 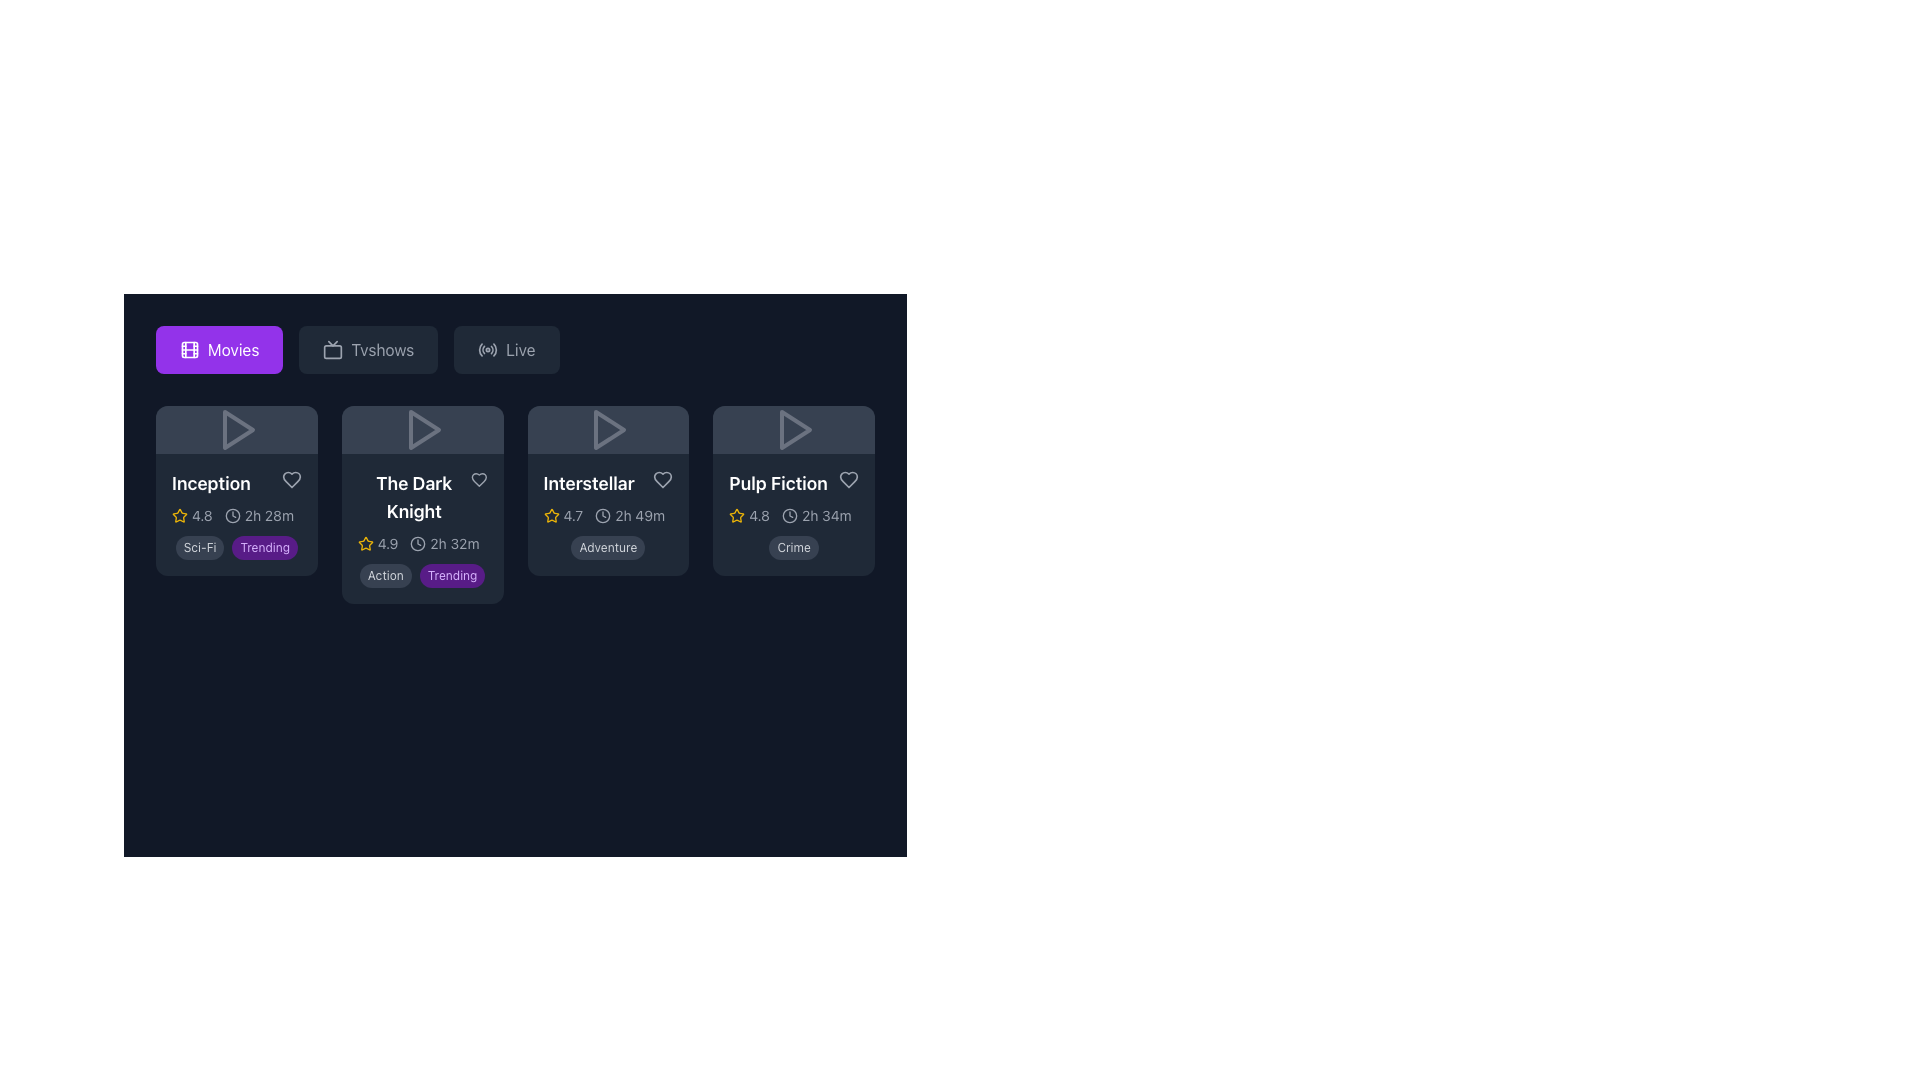 I want to click on the arrow-shaped icon with a triangular outline located in the top section of the 'Interstellar' card, which is the third card from the left, so click(x=609, y=428).